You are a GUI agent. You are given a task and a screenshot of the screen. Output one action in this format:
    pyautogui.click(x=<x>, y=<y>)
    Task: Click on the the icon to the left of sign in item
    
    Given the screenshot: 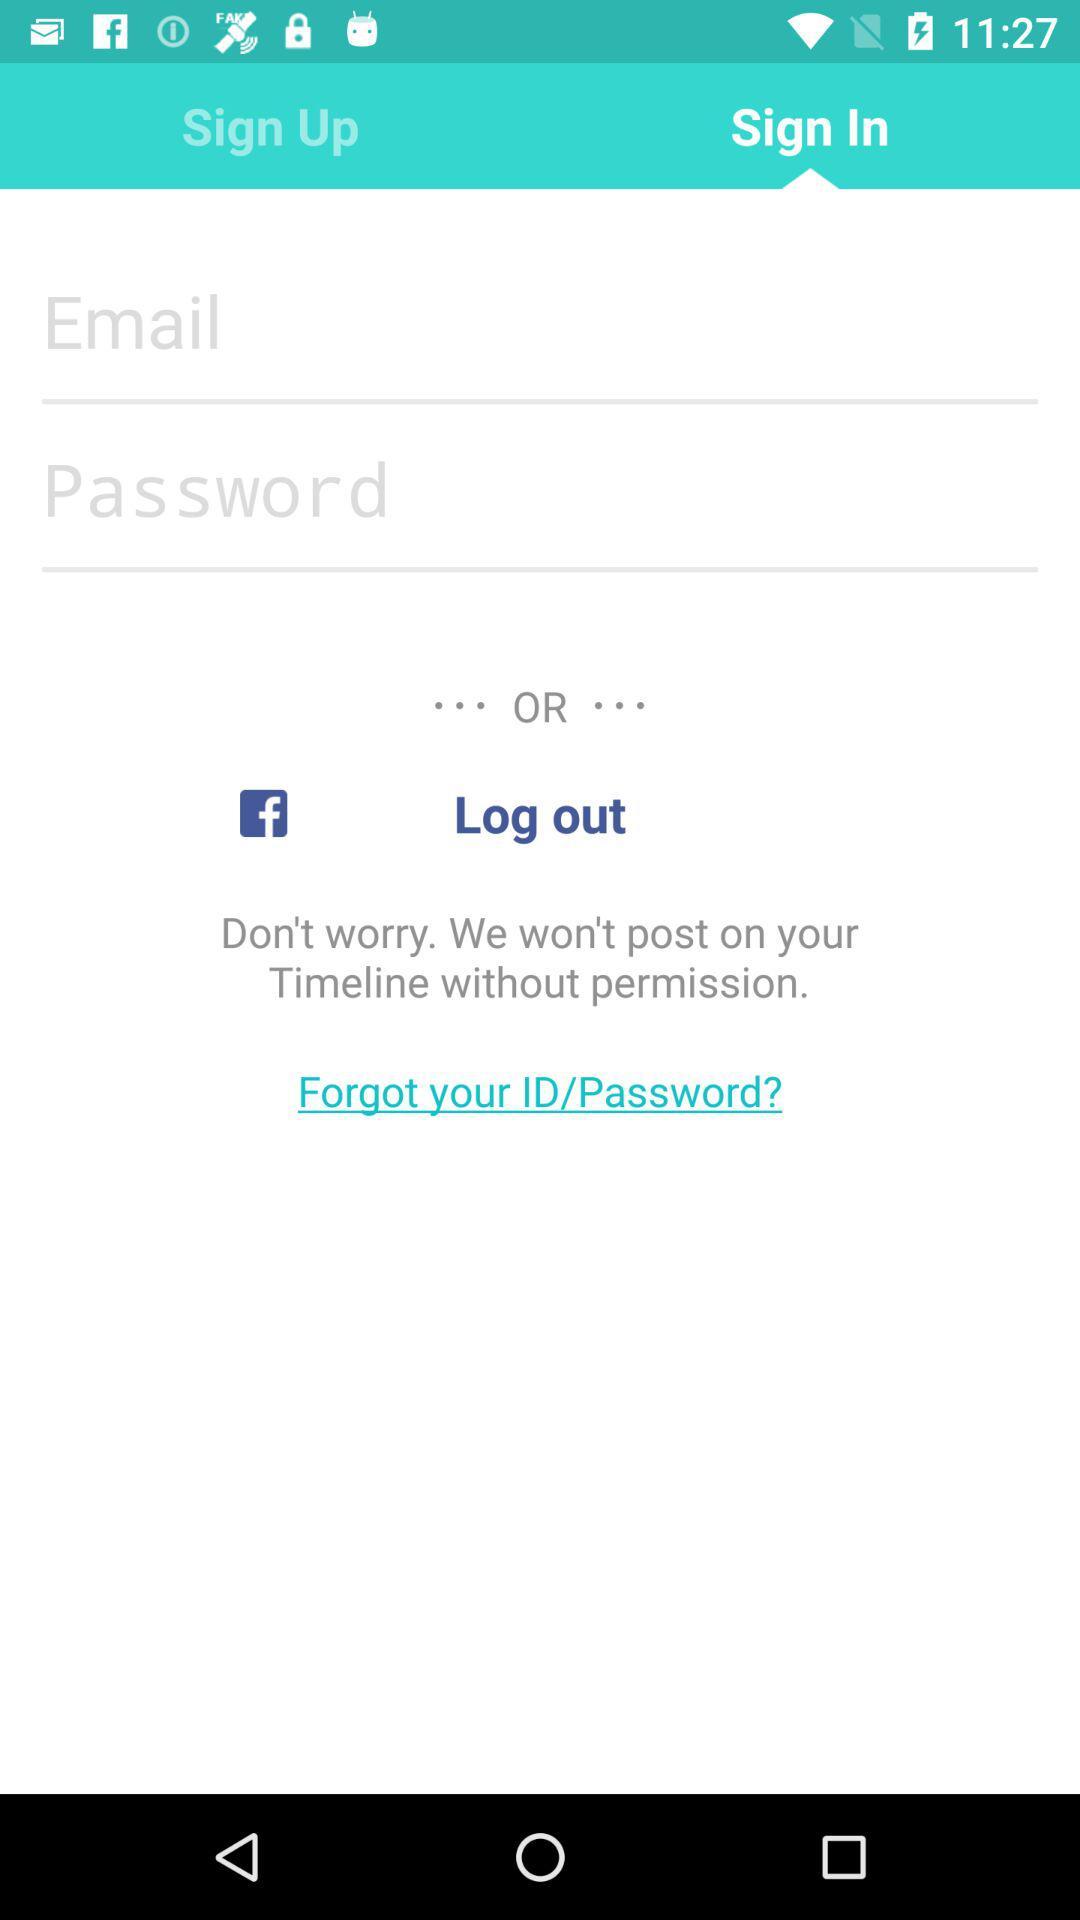 What is the action you would take?
    pyautogui.click(x=270, y=124)
    